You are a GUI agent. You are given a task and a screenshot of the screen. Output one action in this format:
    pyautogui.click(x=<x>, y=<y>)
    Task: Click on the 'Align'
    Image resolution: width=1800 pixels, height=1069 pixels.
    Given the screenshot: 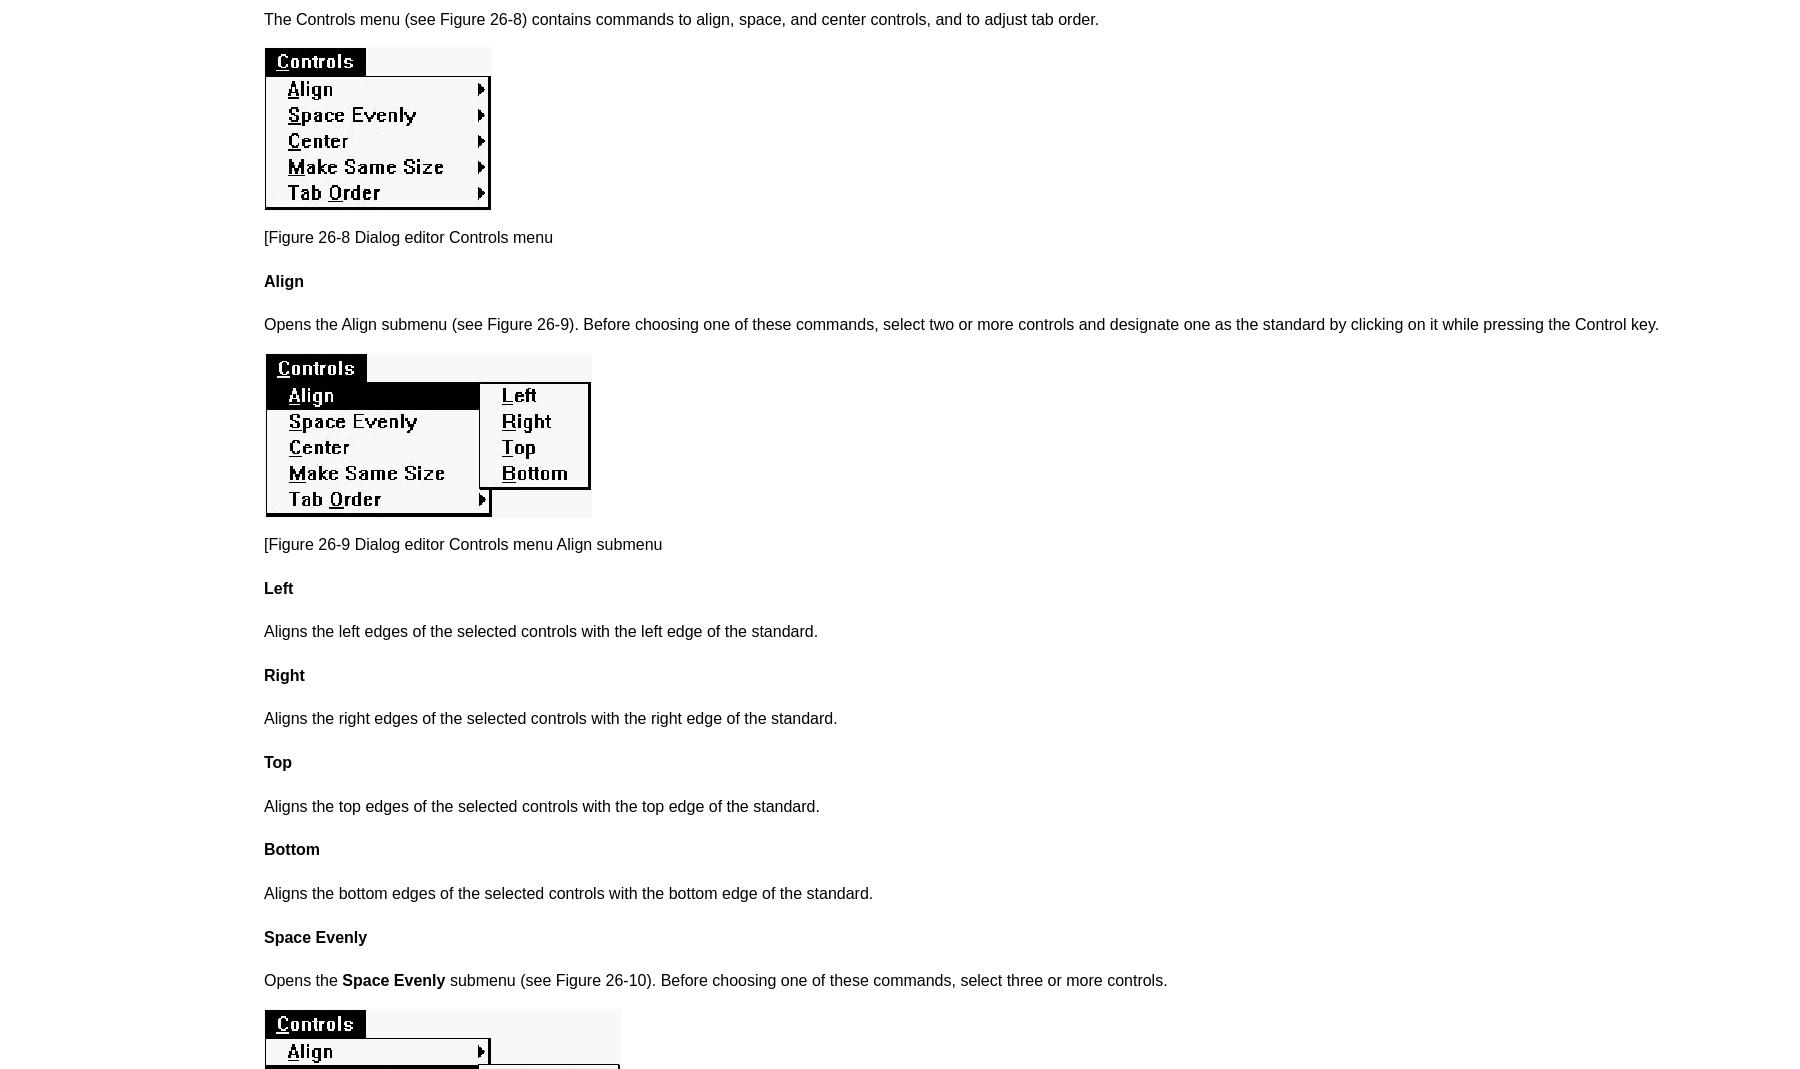 What is the action you would take?
    pyautogui.click(x=283, y=279)
    